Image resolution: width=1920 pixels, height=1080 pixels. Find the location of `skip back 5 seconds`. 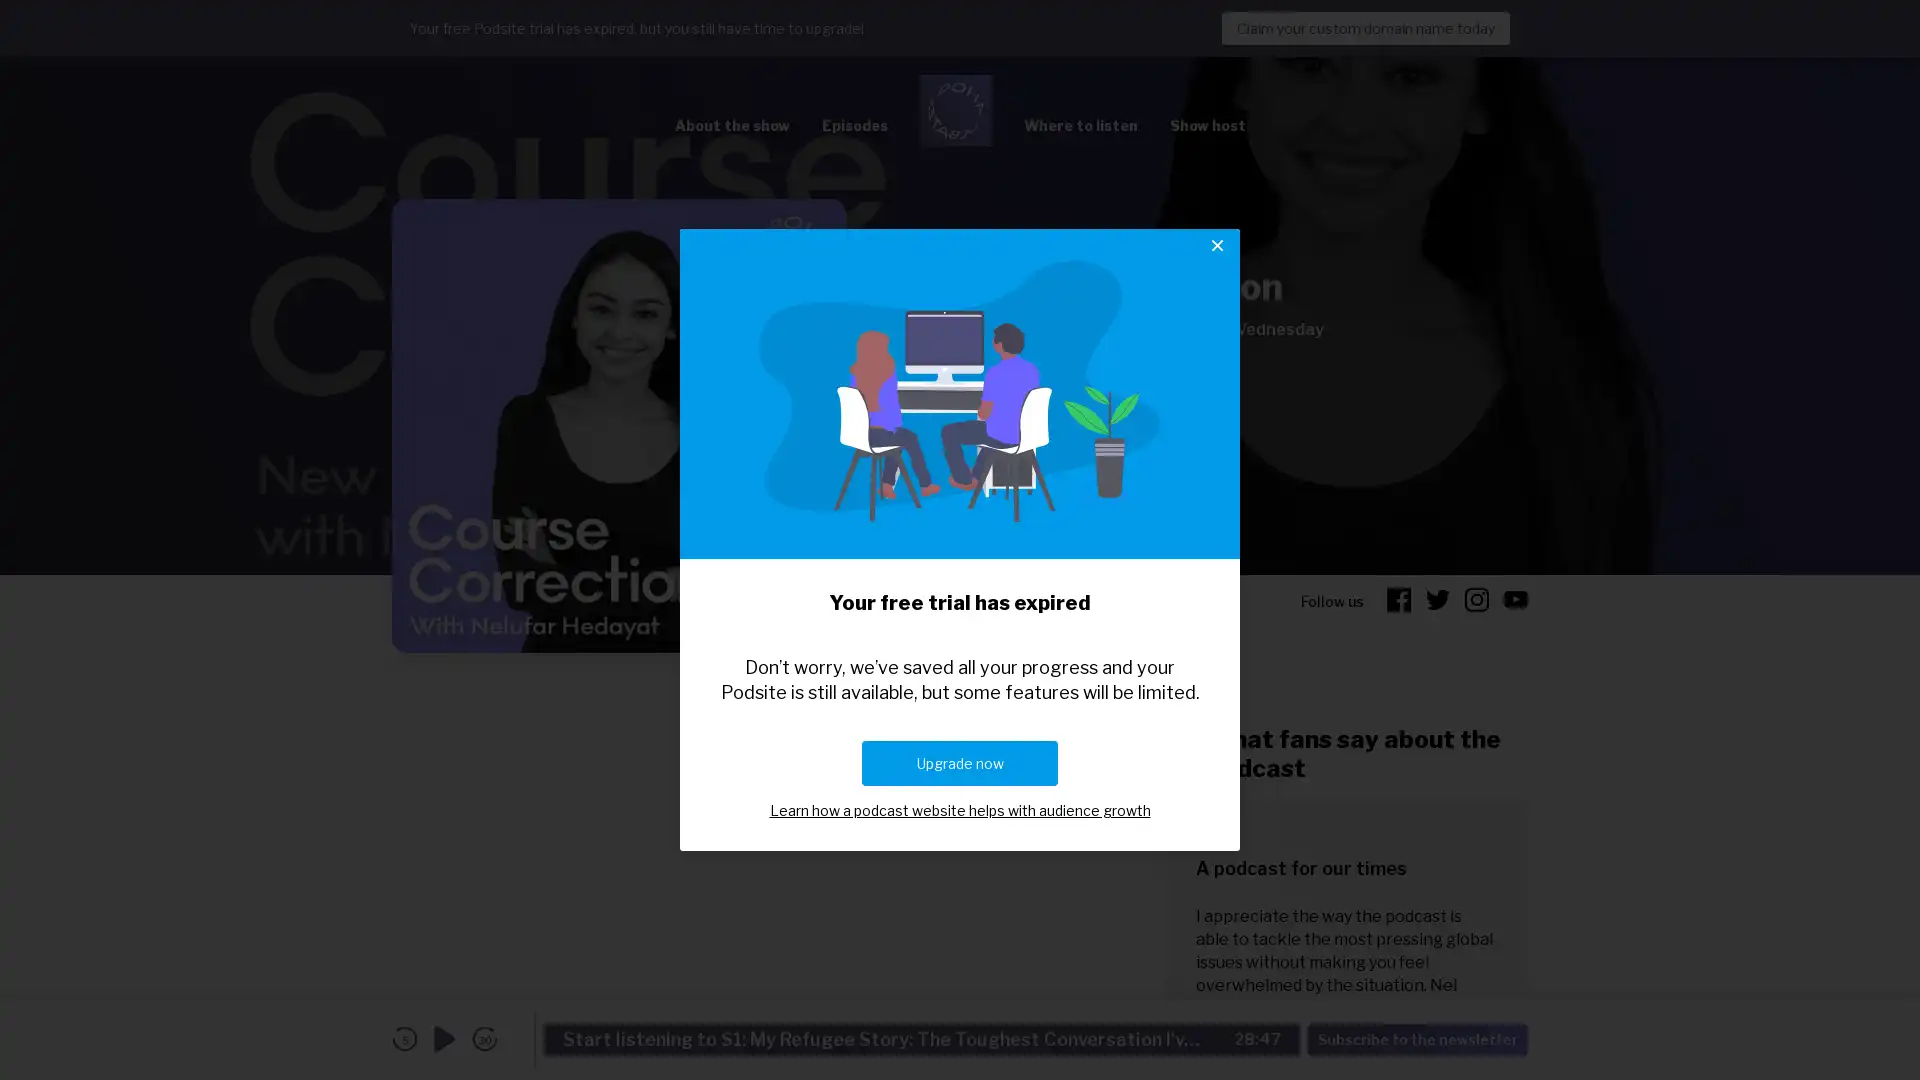

skip back 5 seconds is located at coordinates (403, 1038).